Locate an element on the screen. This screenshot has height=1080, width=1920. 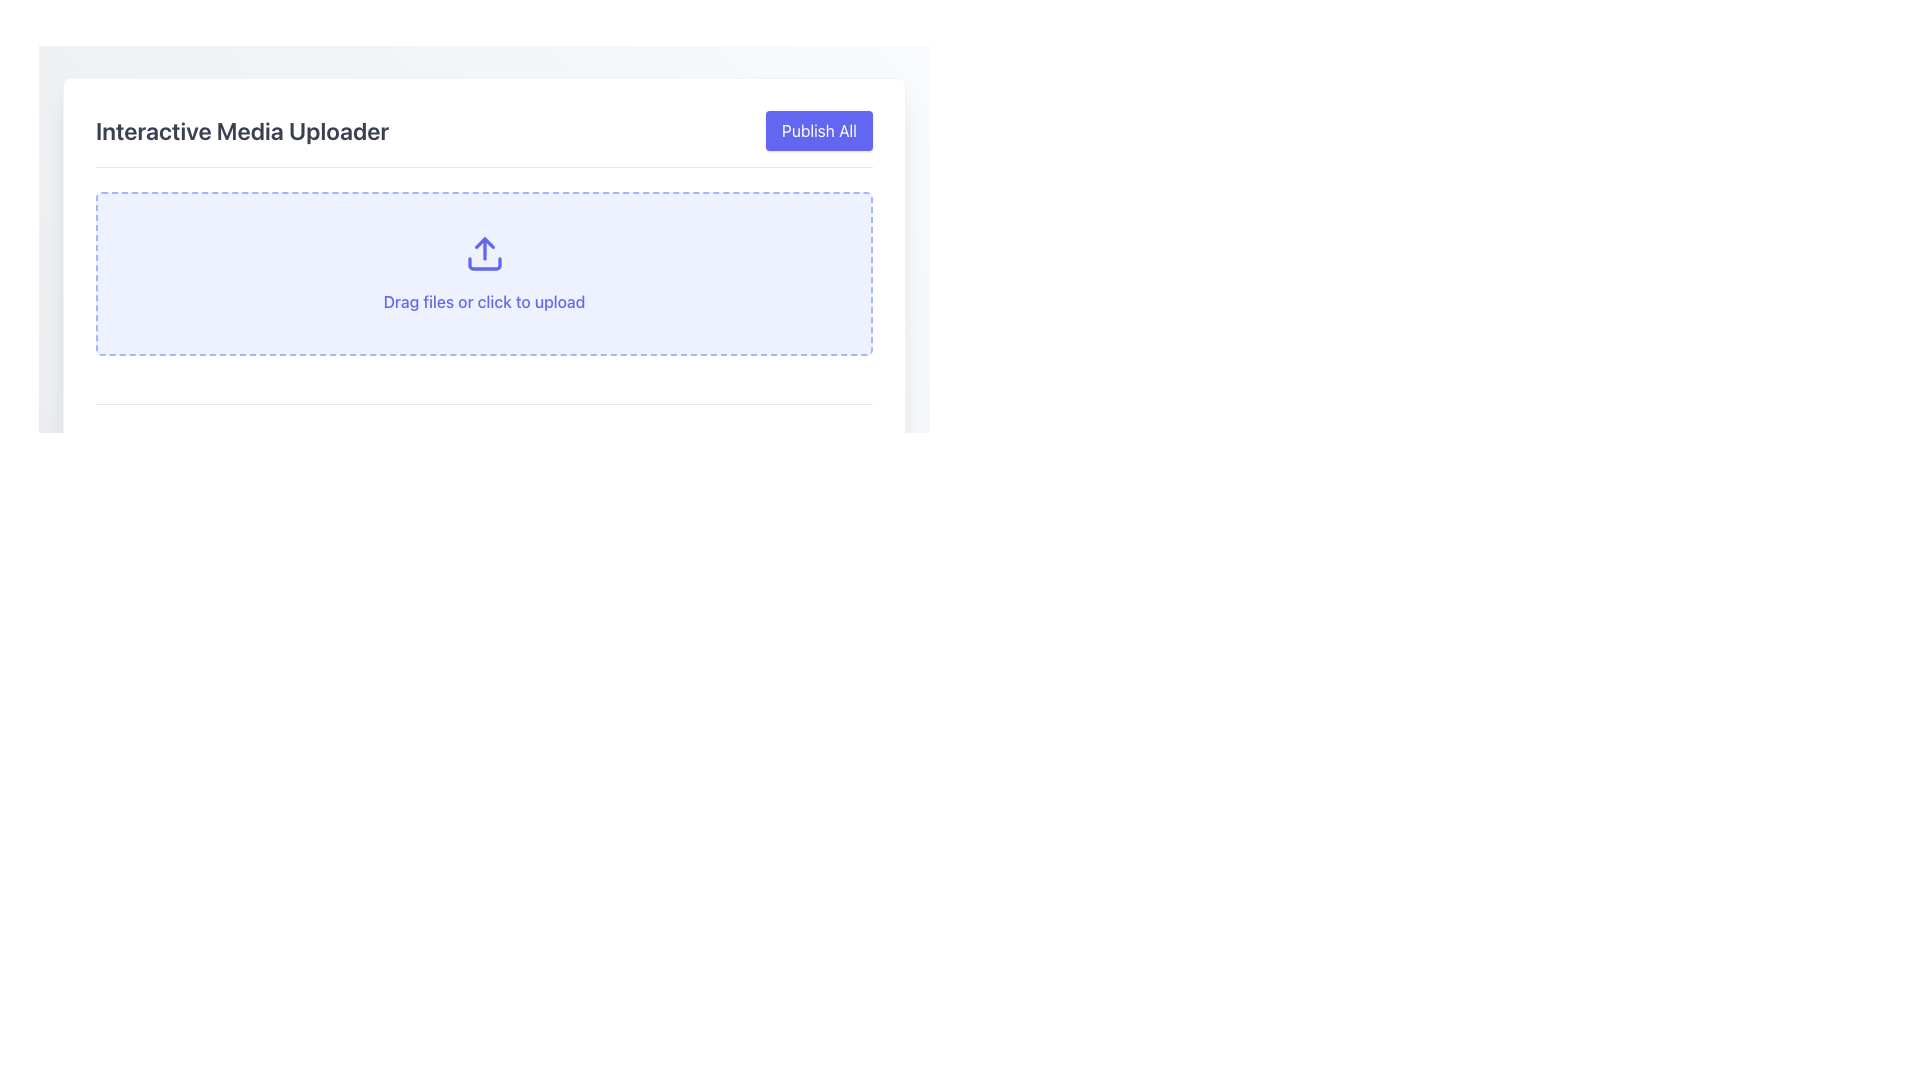
files is located at coordinates (484, 280).